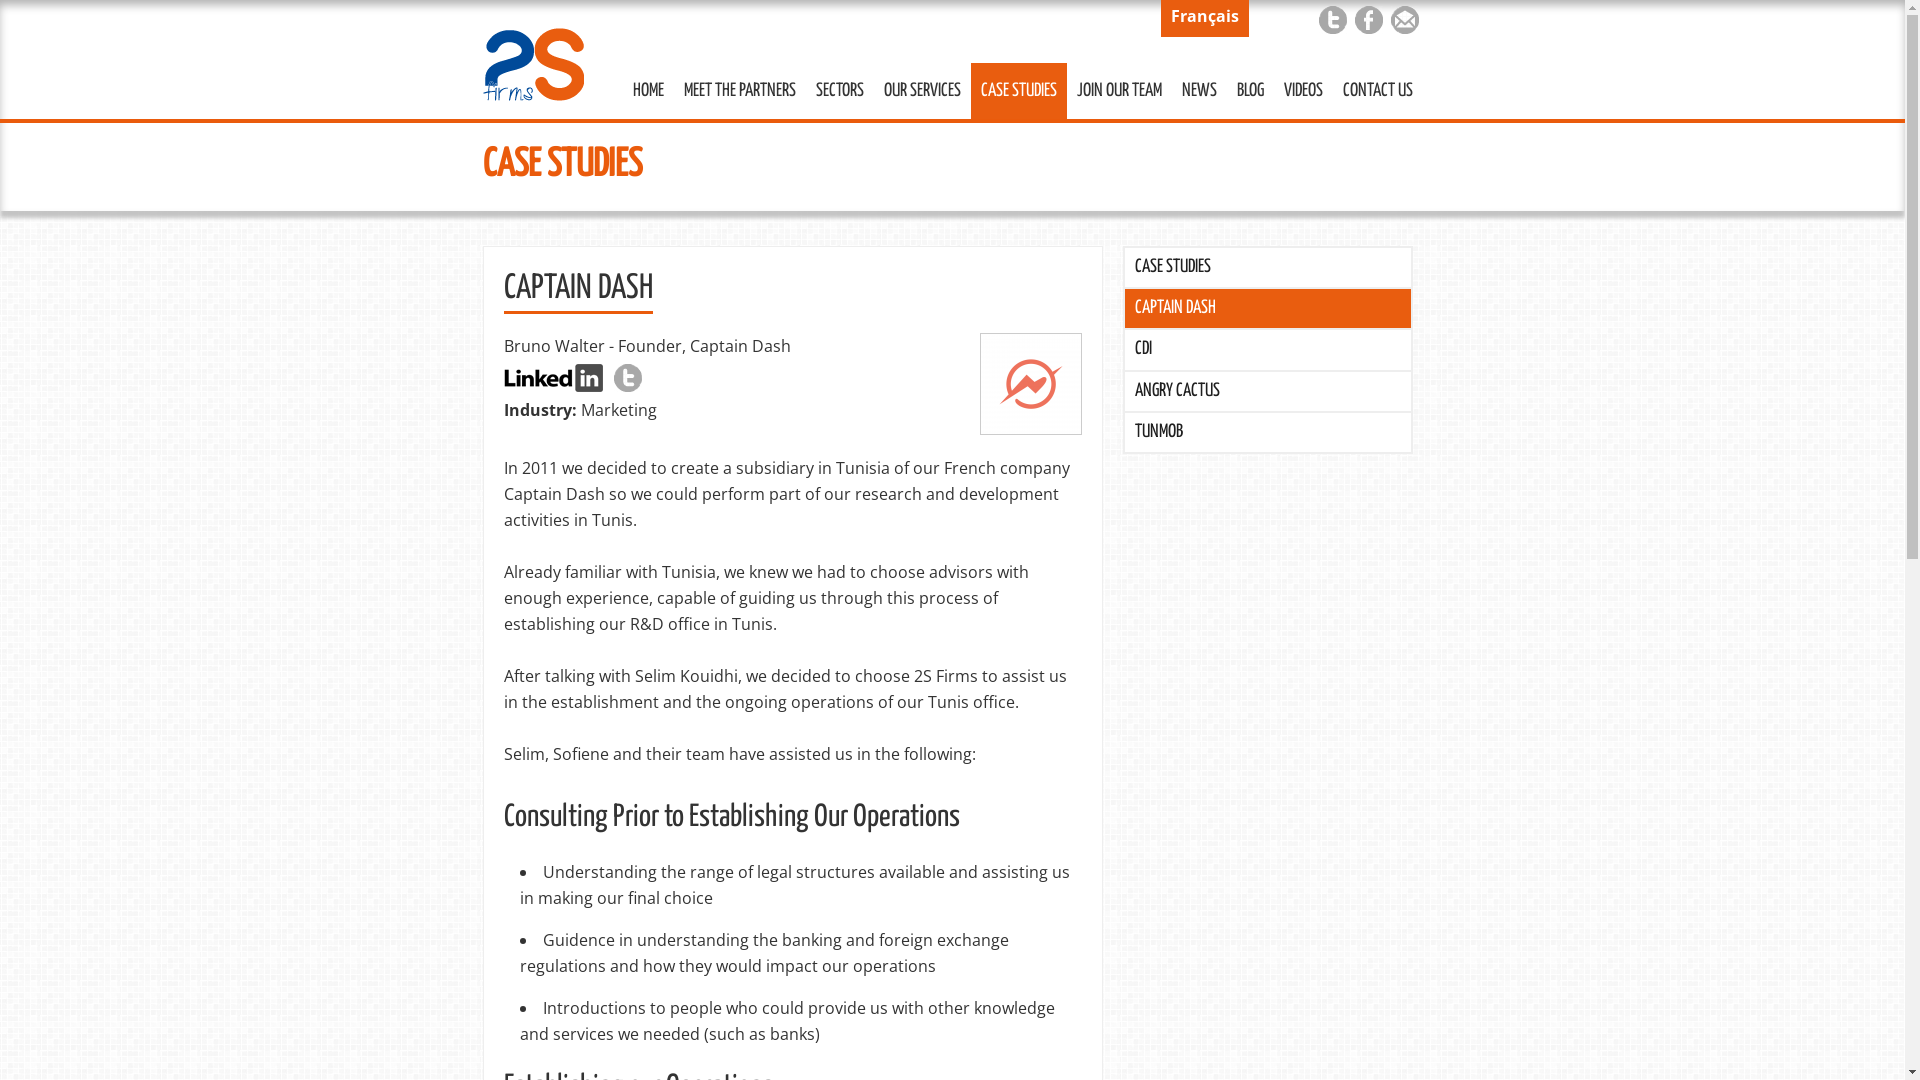  Describe the element at coordinates (1266, 348) in the screenshot. I see `'CDI'` at that location.